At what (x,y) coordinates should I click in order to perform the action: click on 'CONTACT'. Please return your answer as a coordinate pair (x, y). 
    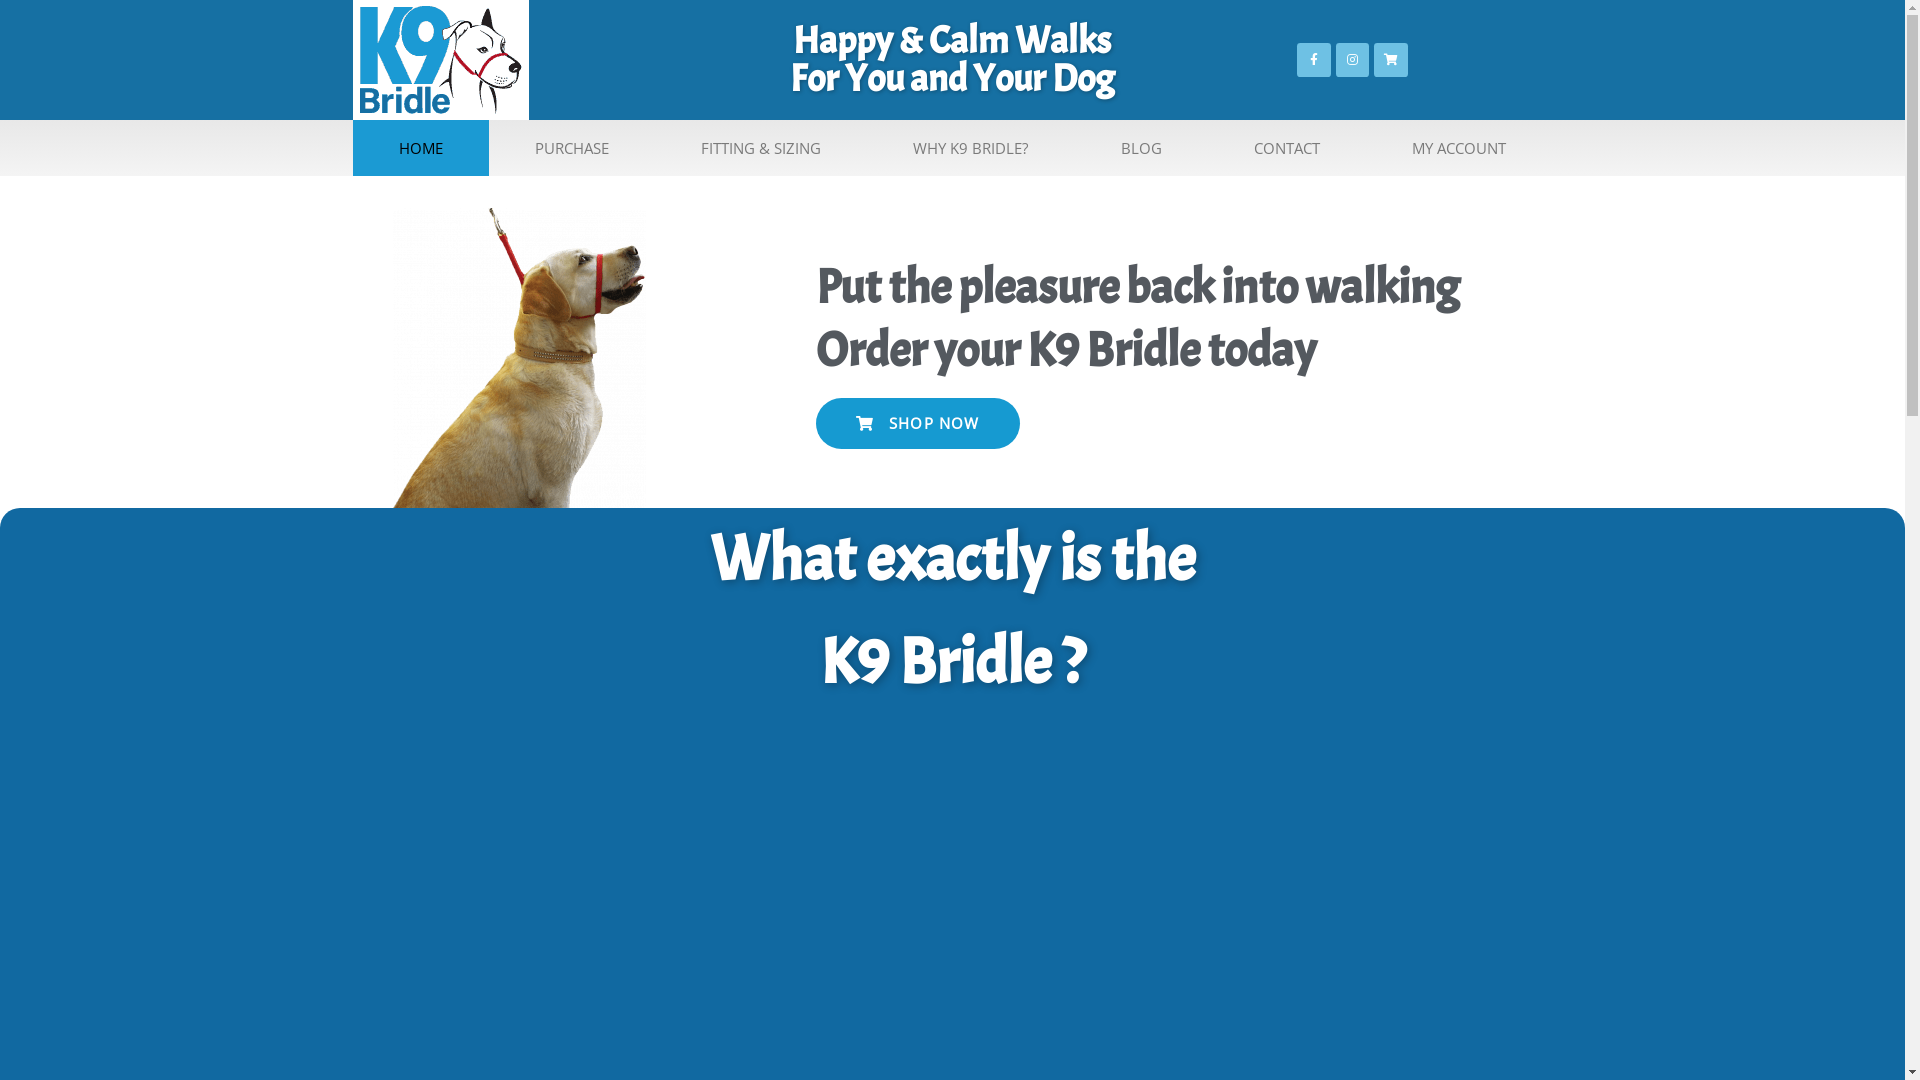
    Looking at the image, I should click on (1286, 146).